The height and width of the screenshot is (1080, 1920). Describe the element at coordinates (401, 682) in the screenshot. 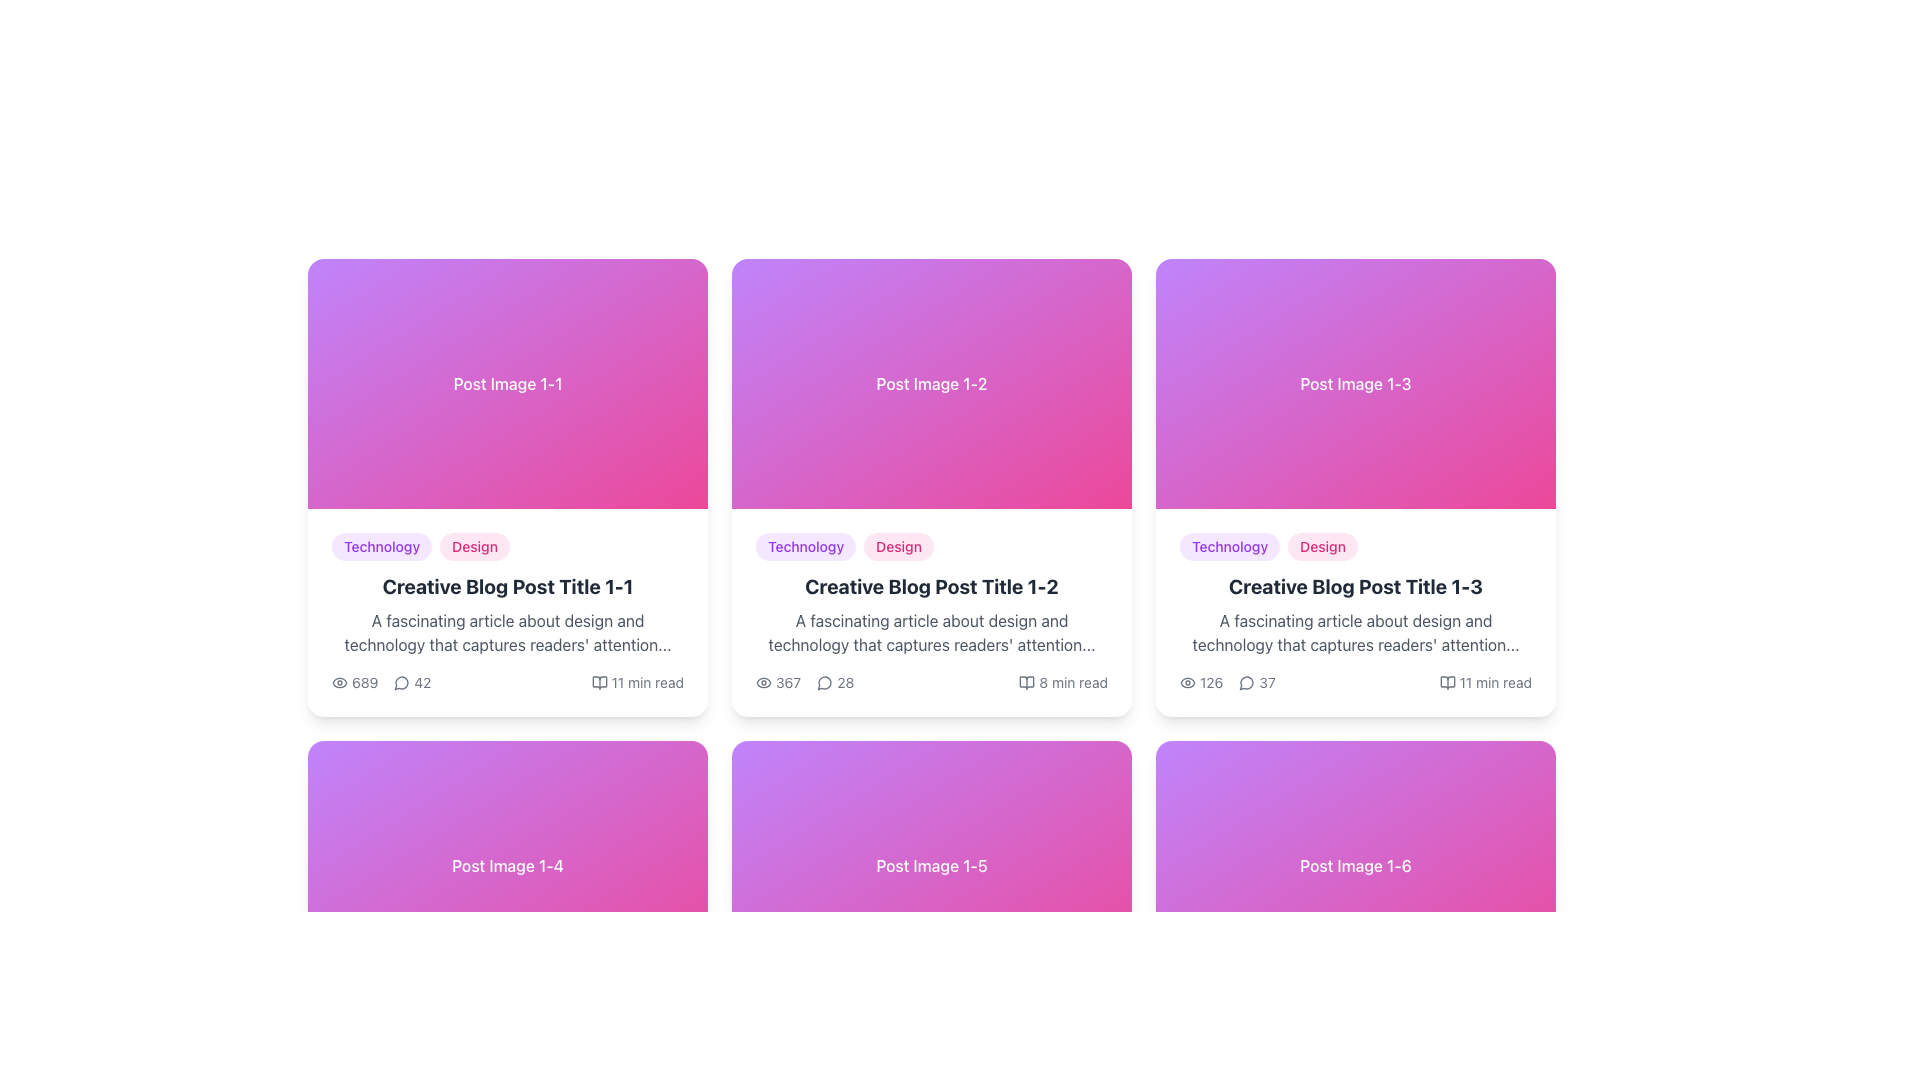

I see `the chat bubble icon, which is styled as an outline and located within the first post card under the text 'Creative Blog Post Title 1-1'` at that location.